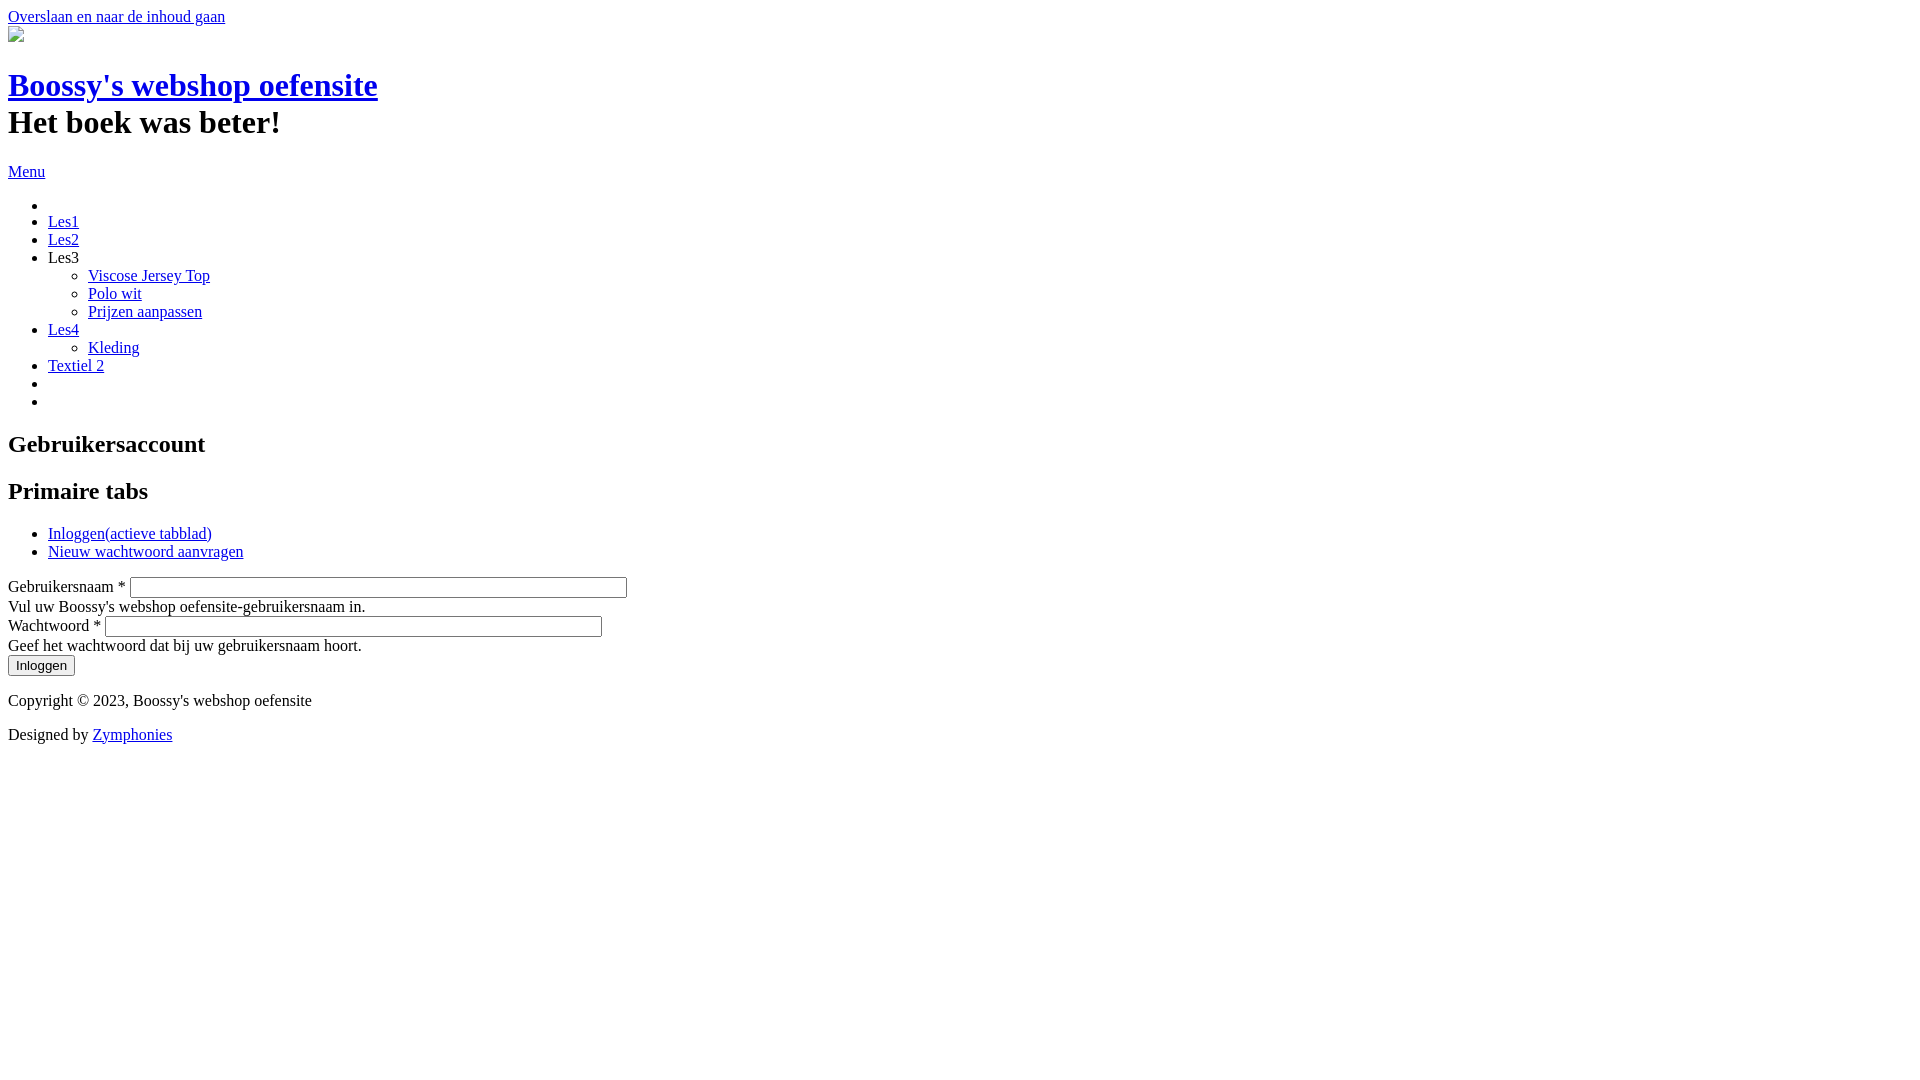  I want to click on 'Boossy's webshop oefensite', so click(8, 83).